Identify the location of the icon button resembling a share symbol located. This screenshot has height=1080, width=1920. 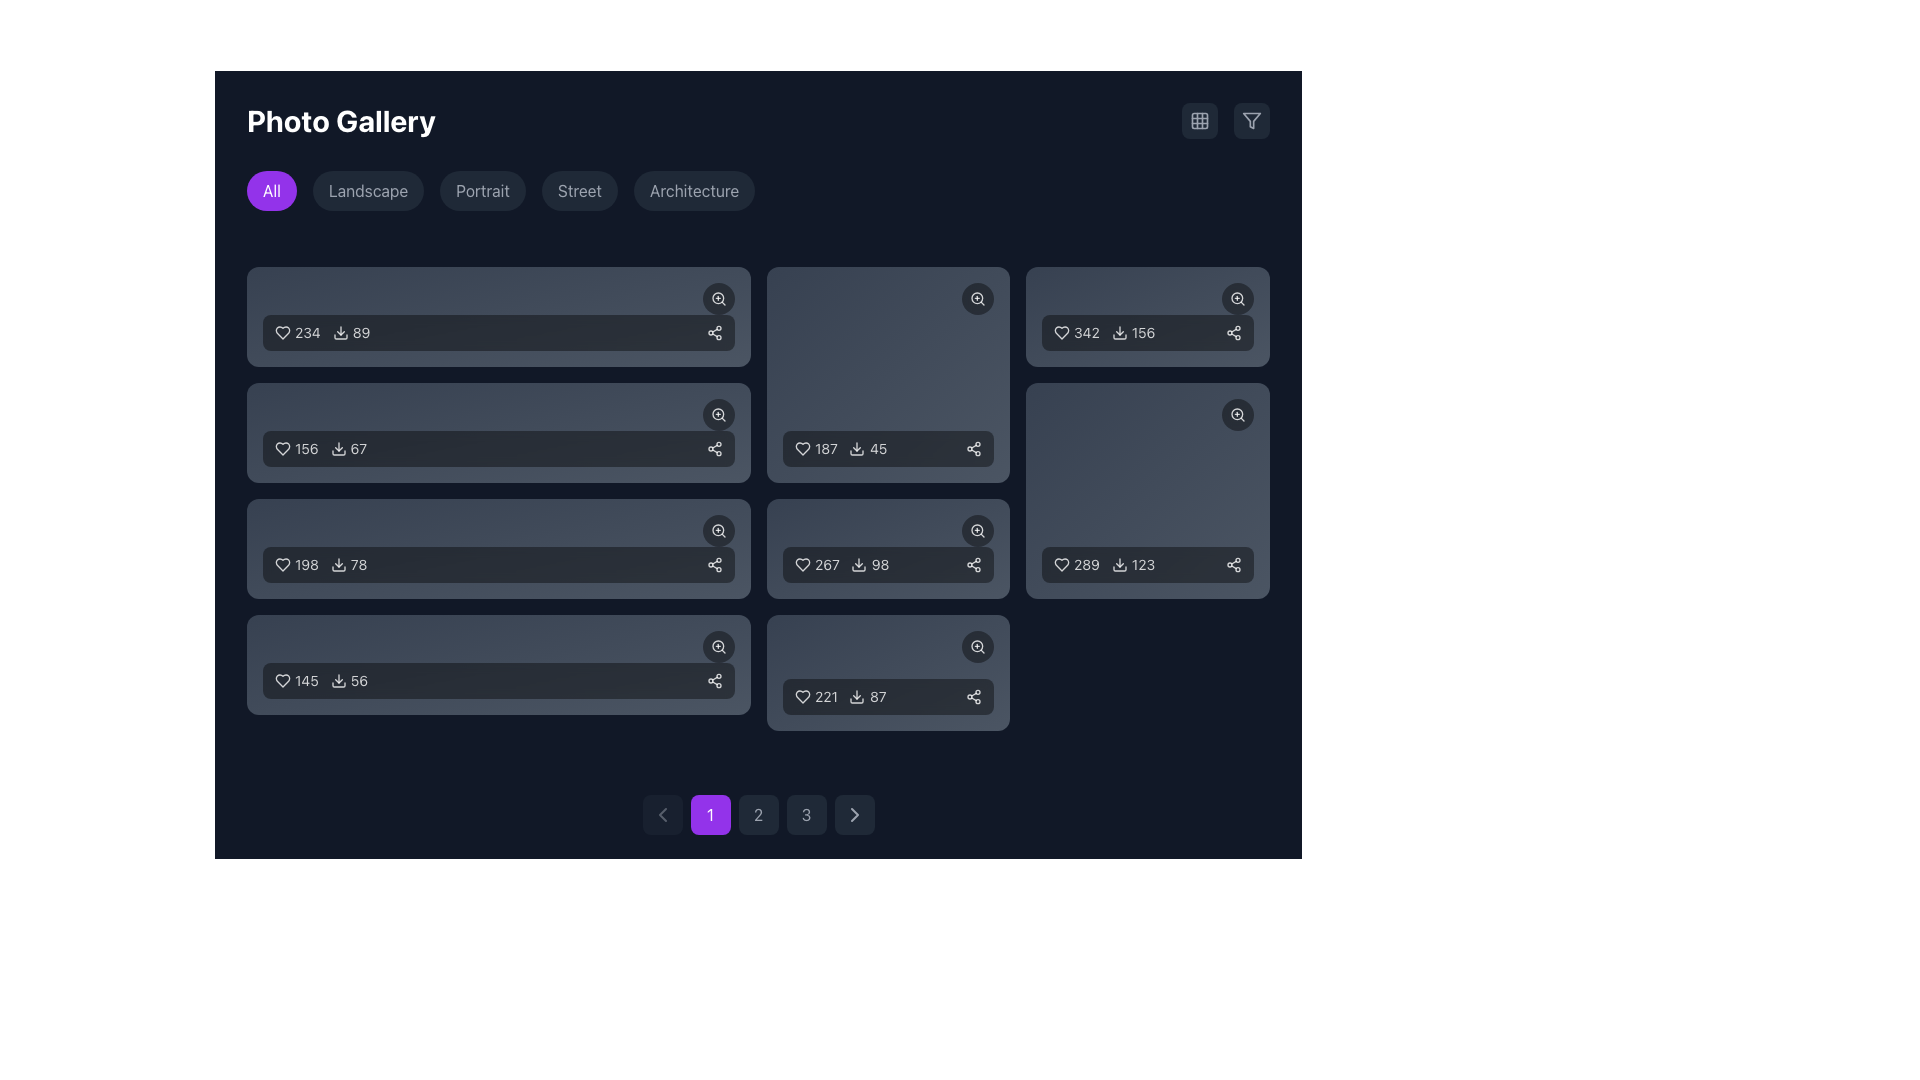
(714, 564).